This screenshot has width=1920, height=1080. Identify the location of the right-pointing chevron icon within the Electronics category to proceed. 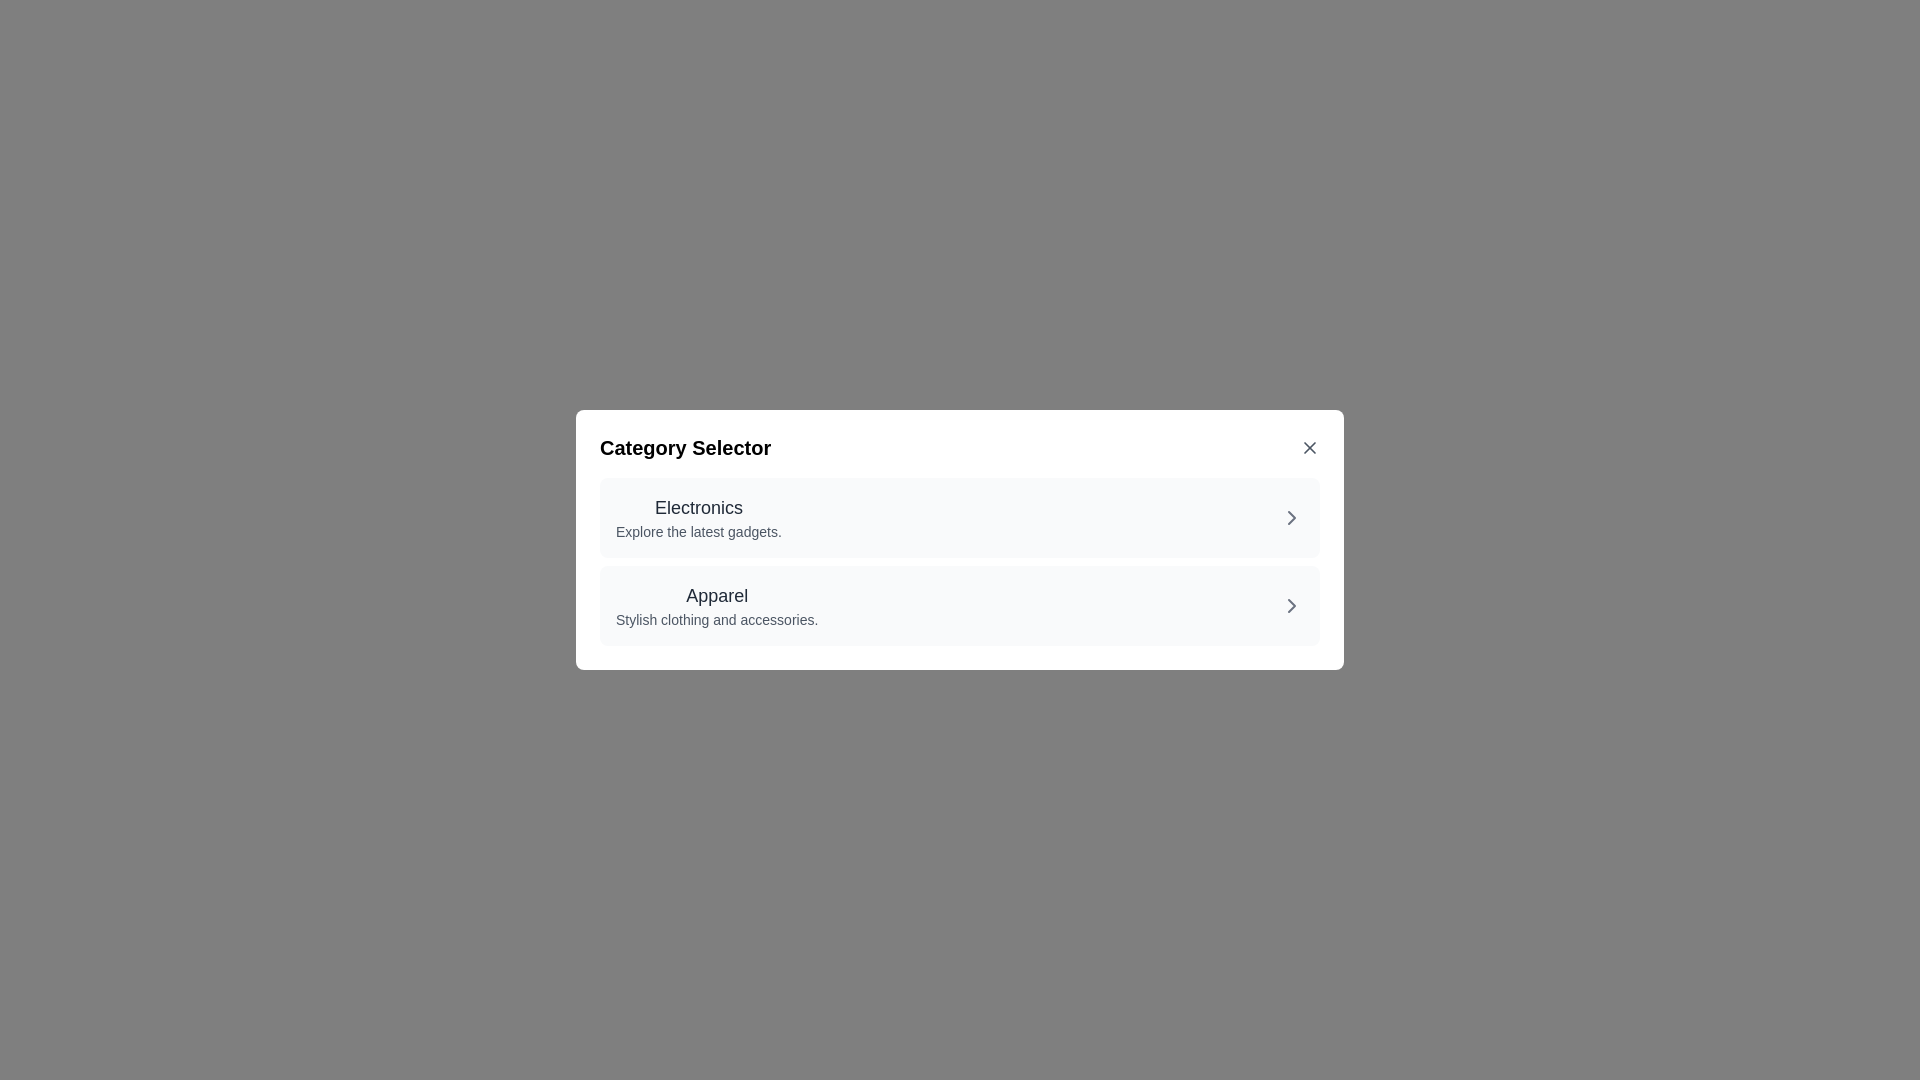
(1291, 516).